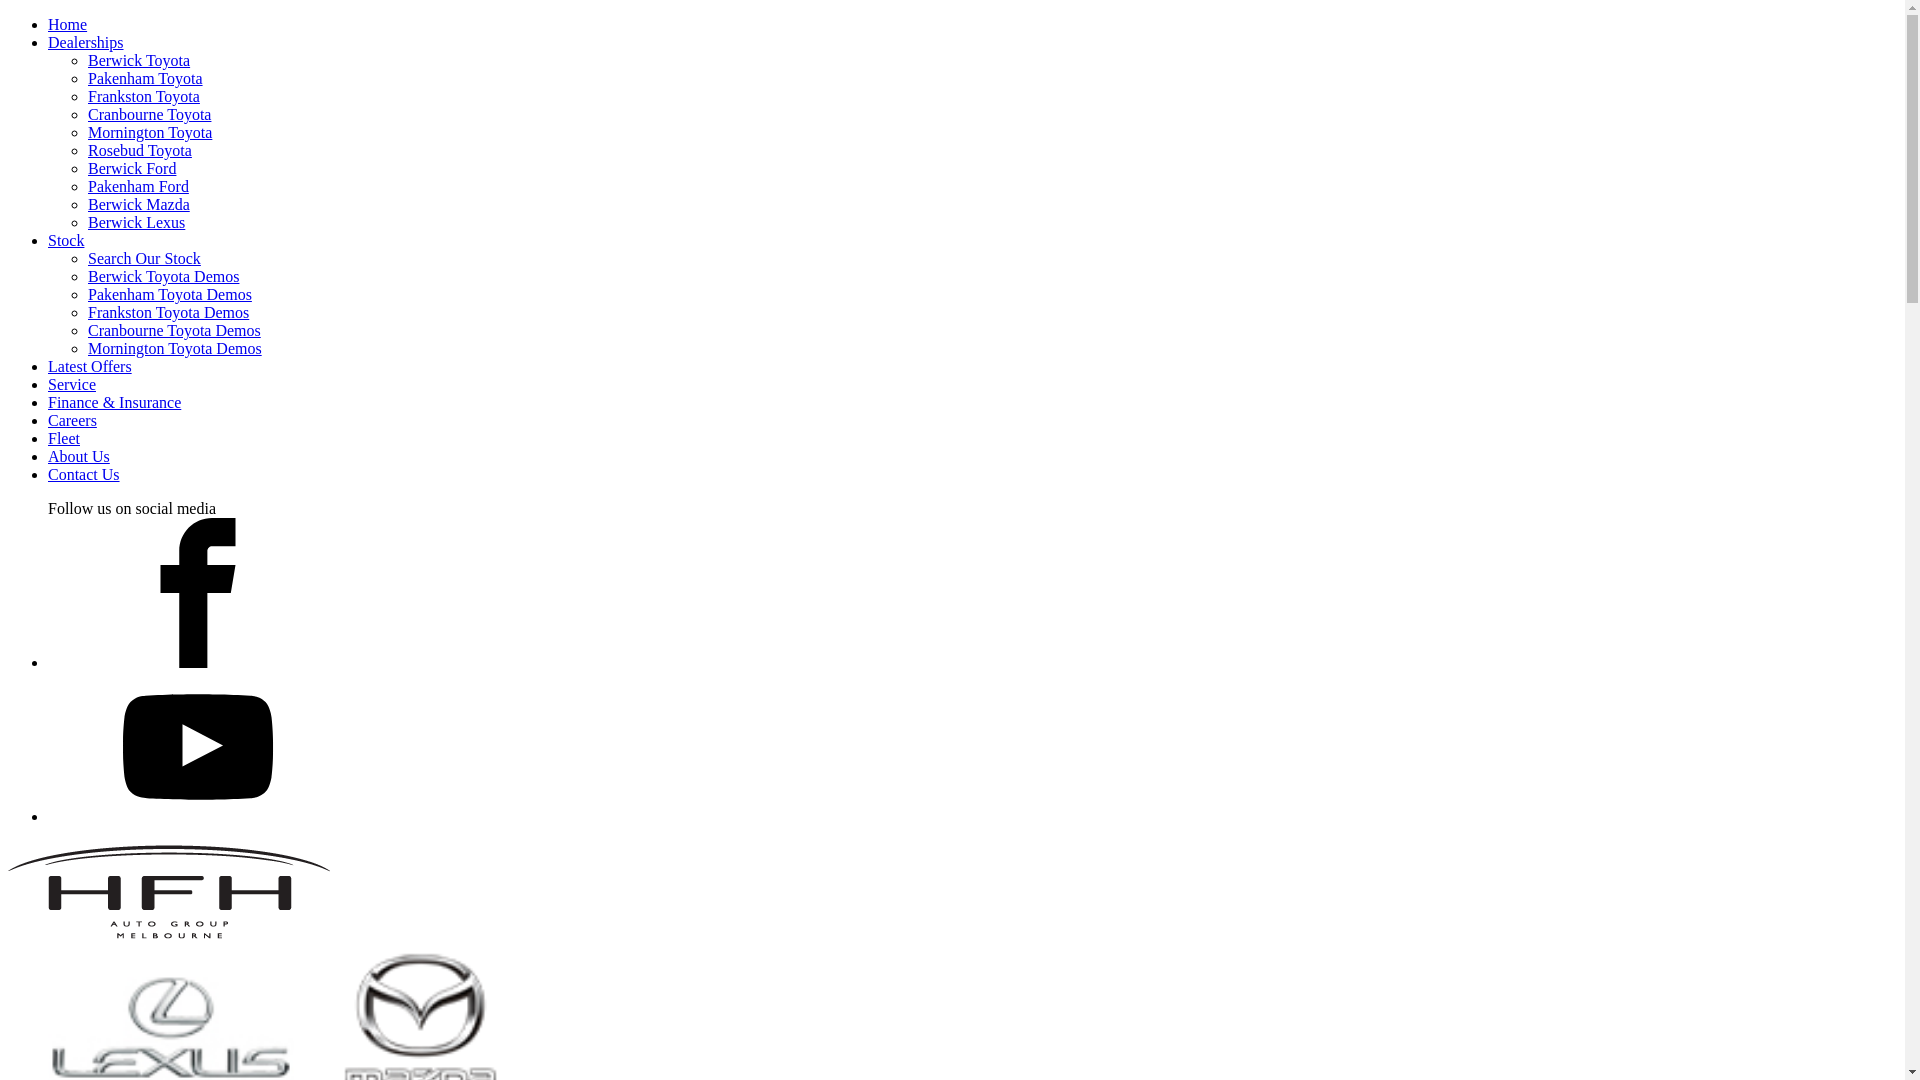 The image size is (1920, 1080). What do you see at coordinates (143, 96) in the screenshot?
I see `'Frankston Toyota'` at bounding box center [143, 96].